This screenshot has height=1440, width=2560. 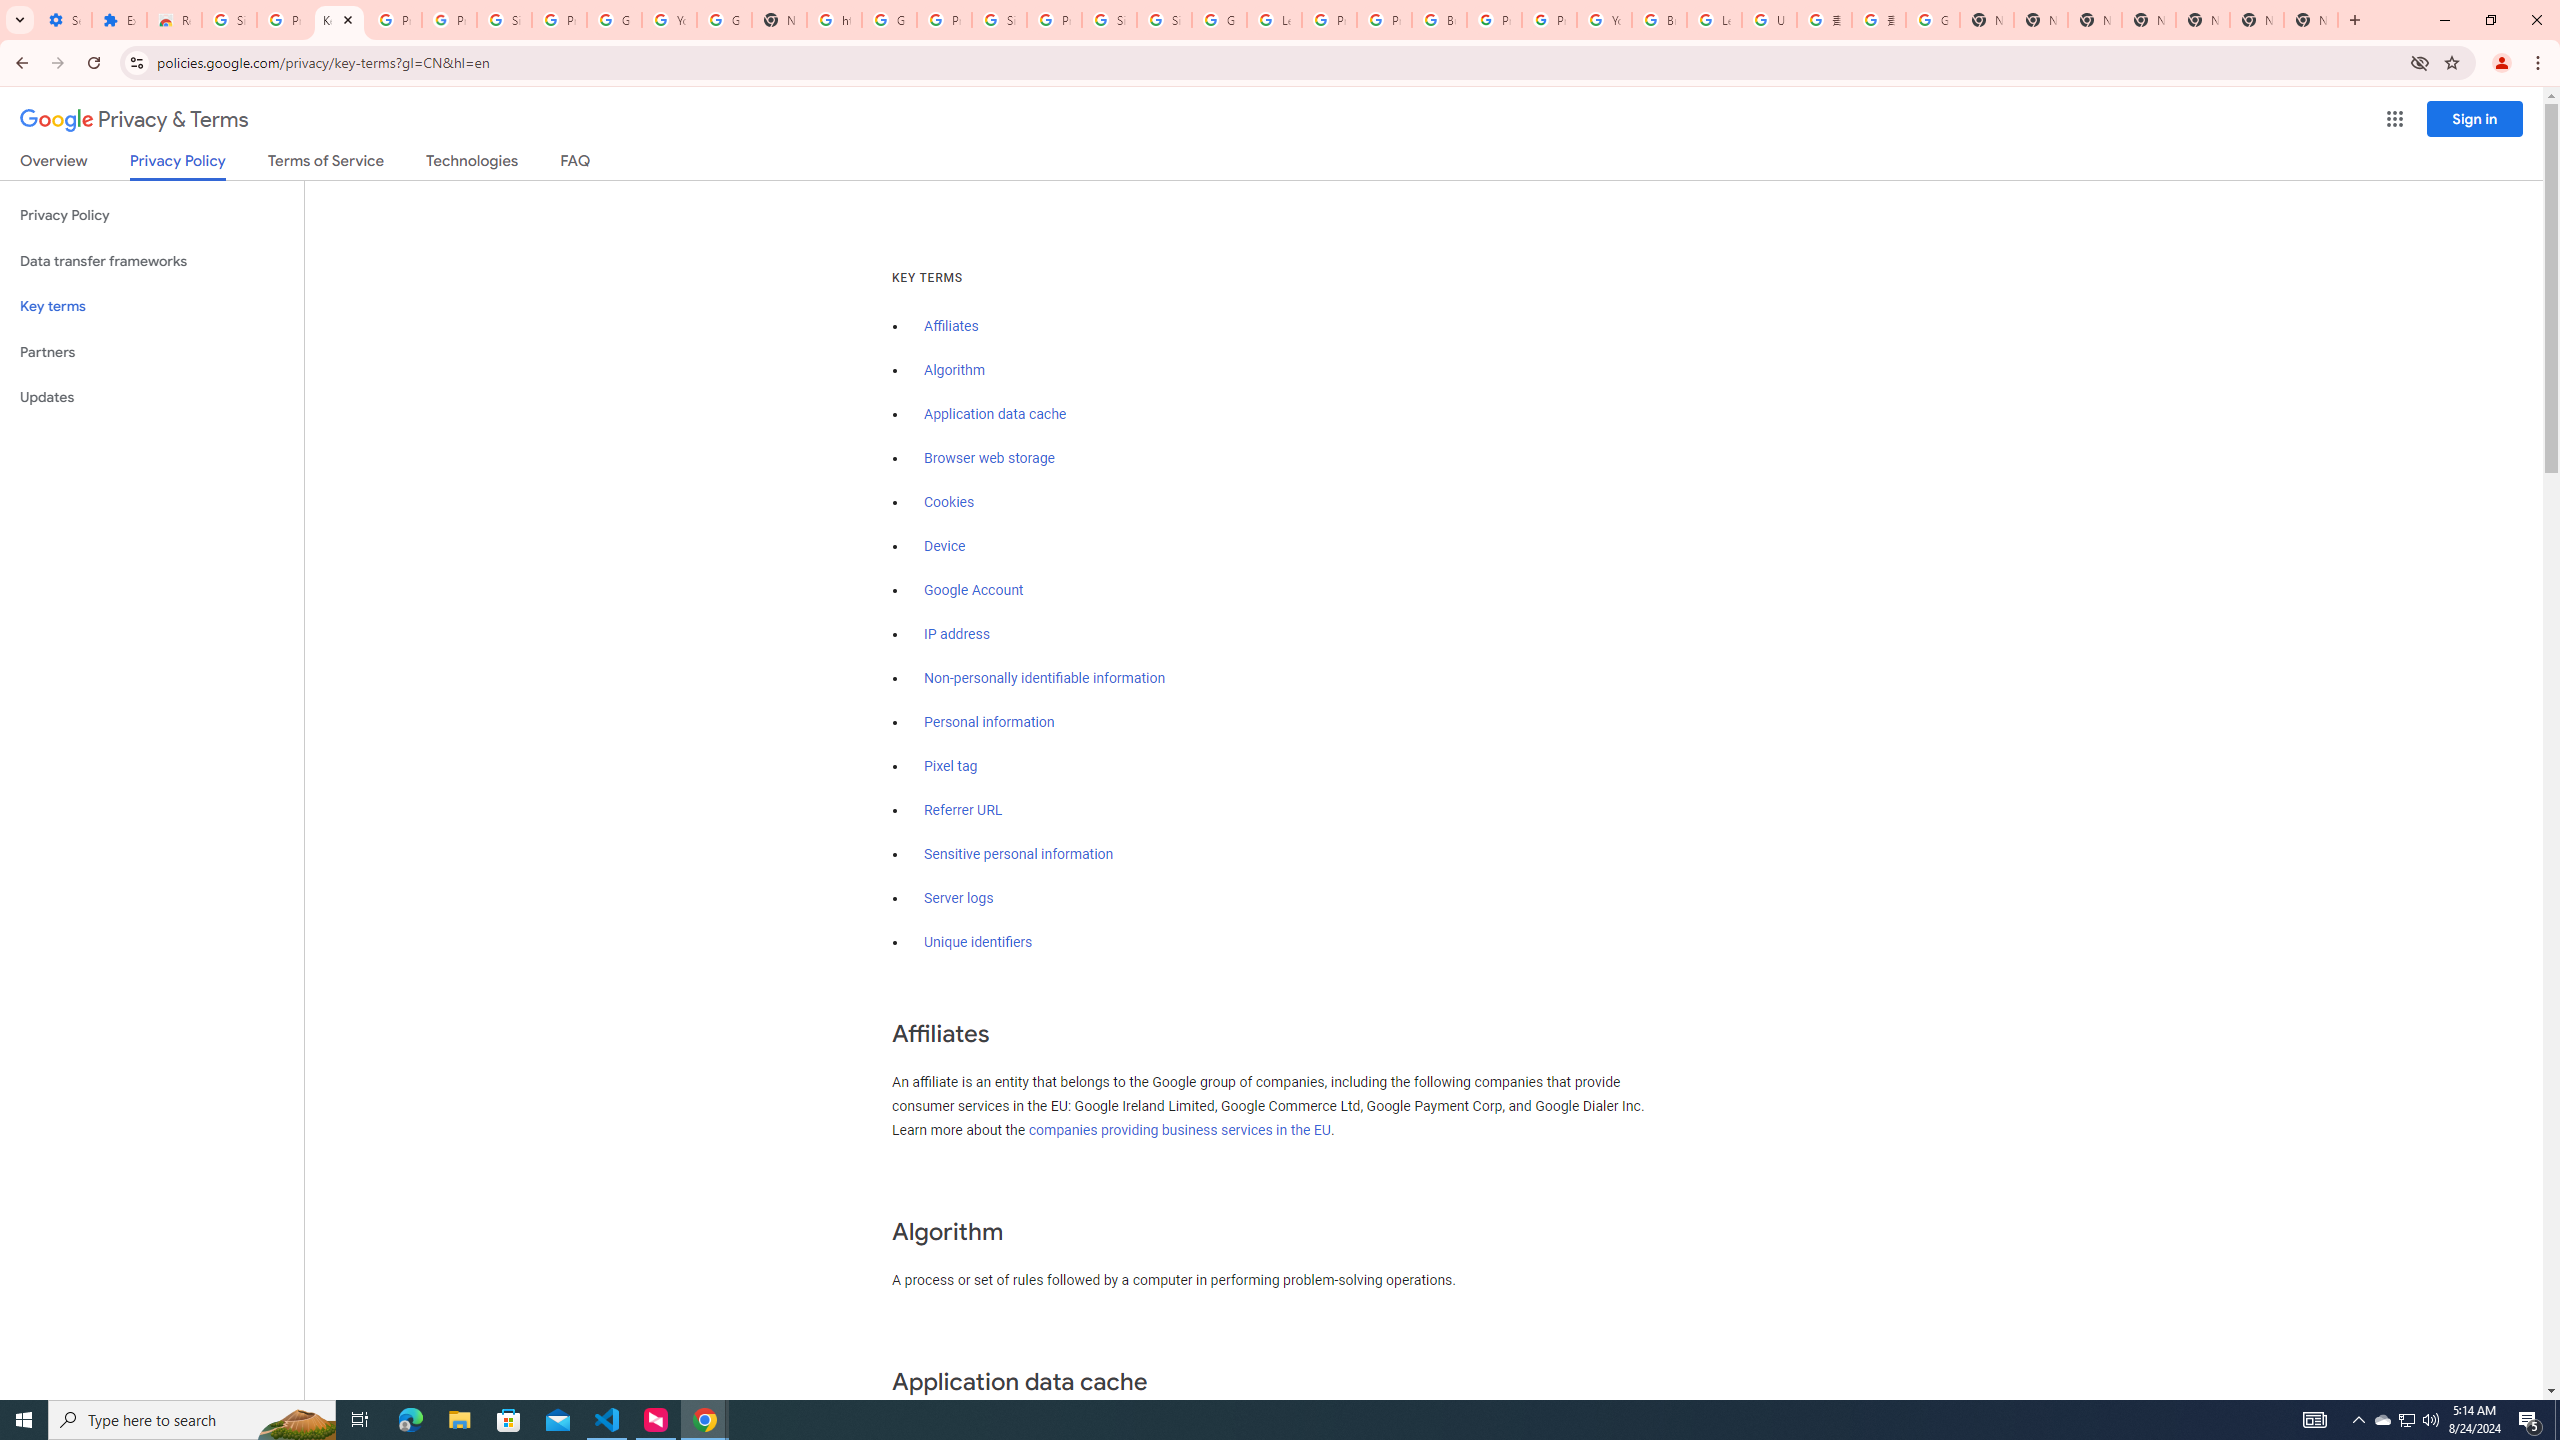 What do you see at coordinates (2311, 19) in the screenshot?
I see `'New Tab'` at bounding box center [2311, 19].